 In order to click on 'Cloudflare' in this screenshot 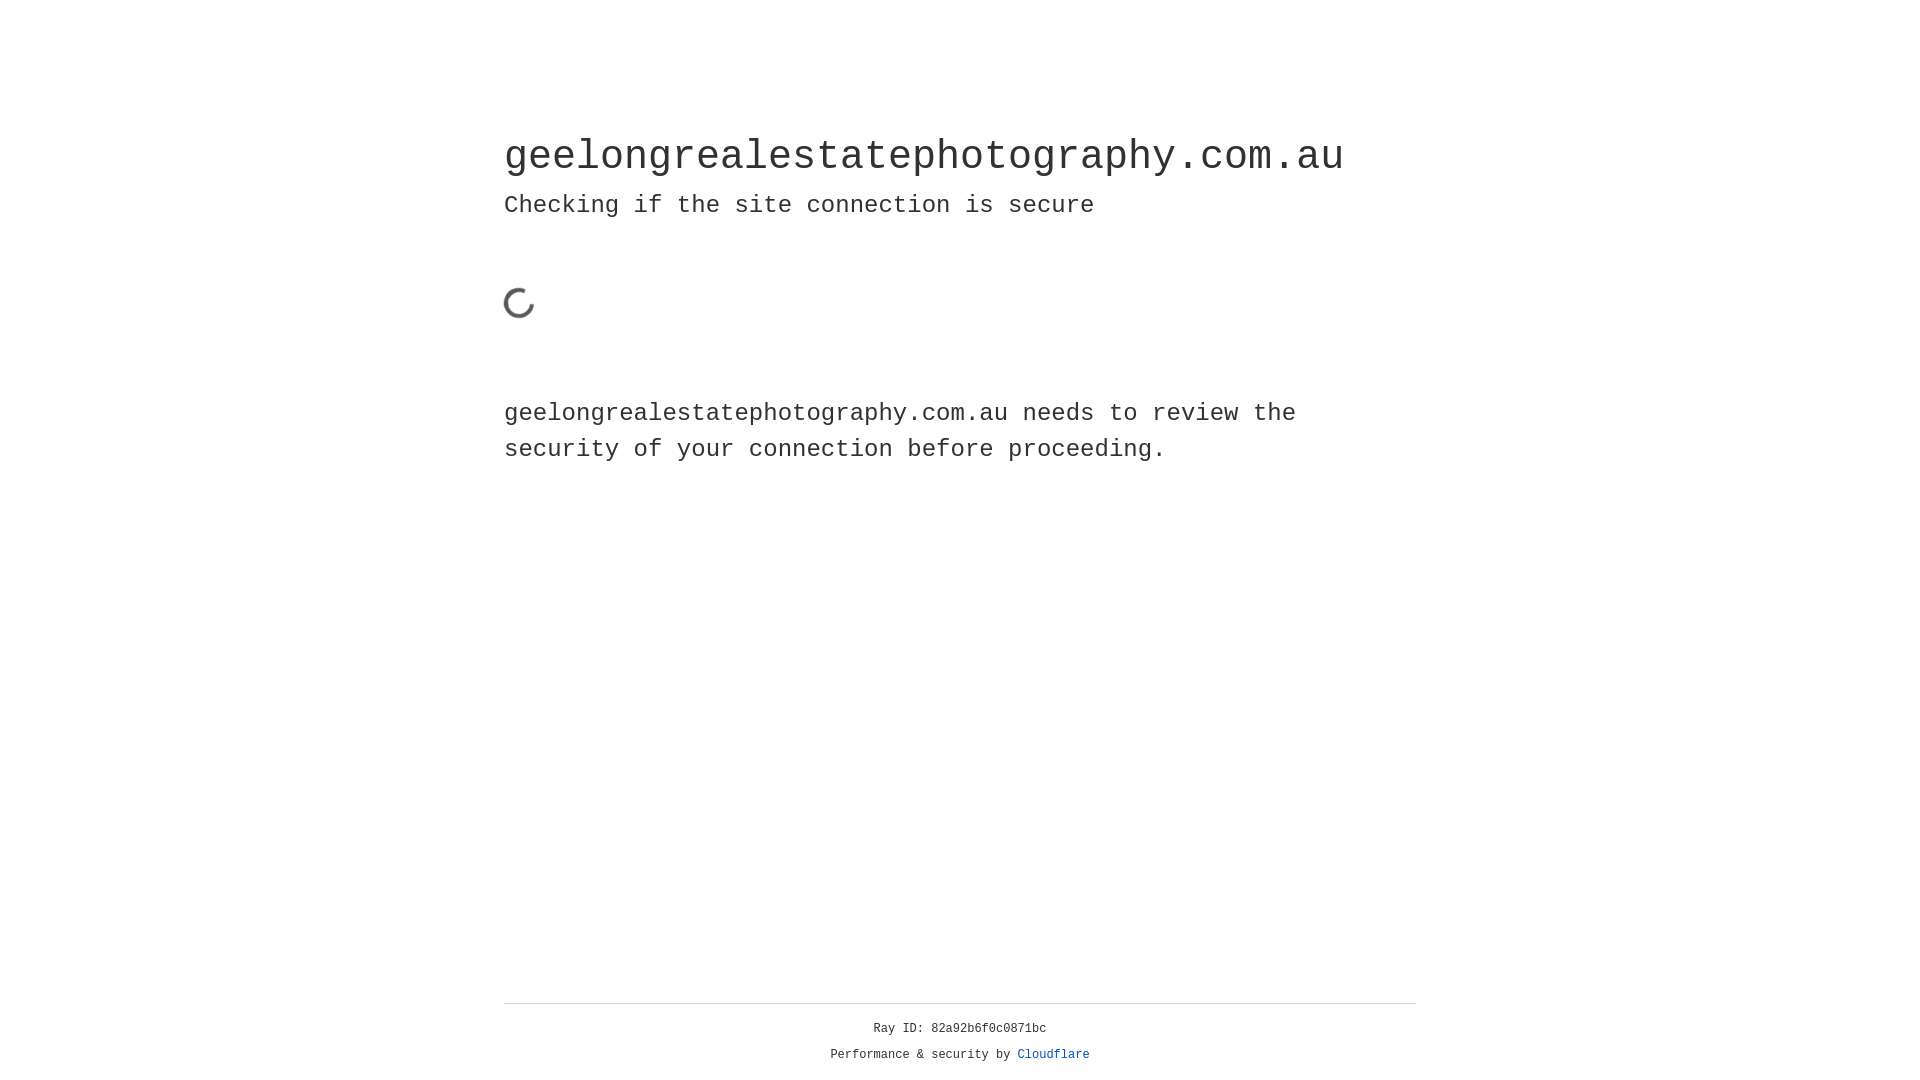, I will do `click(1053, 1054)`.